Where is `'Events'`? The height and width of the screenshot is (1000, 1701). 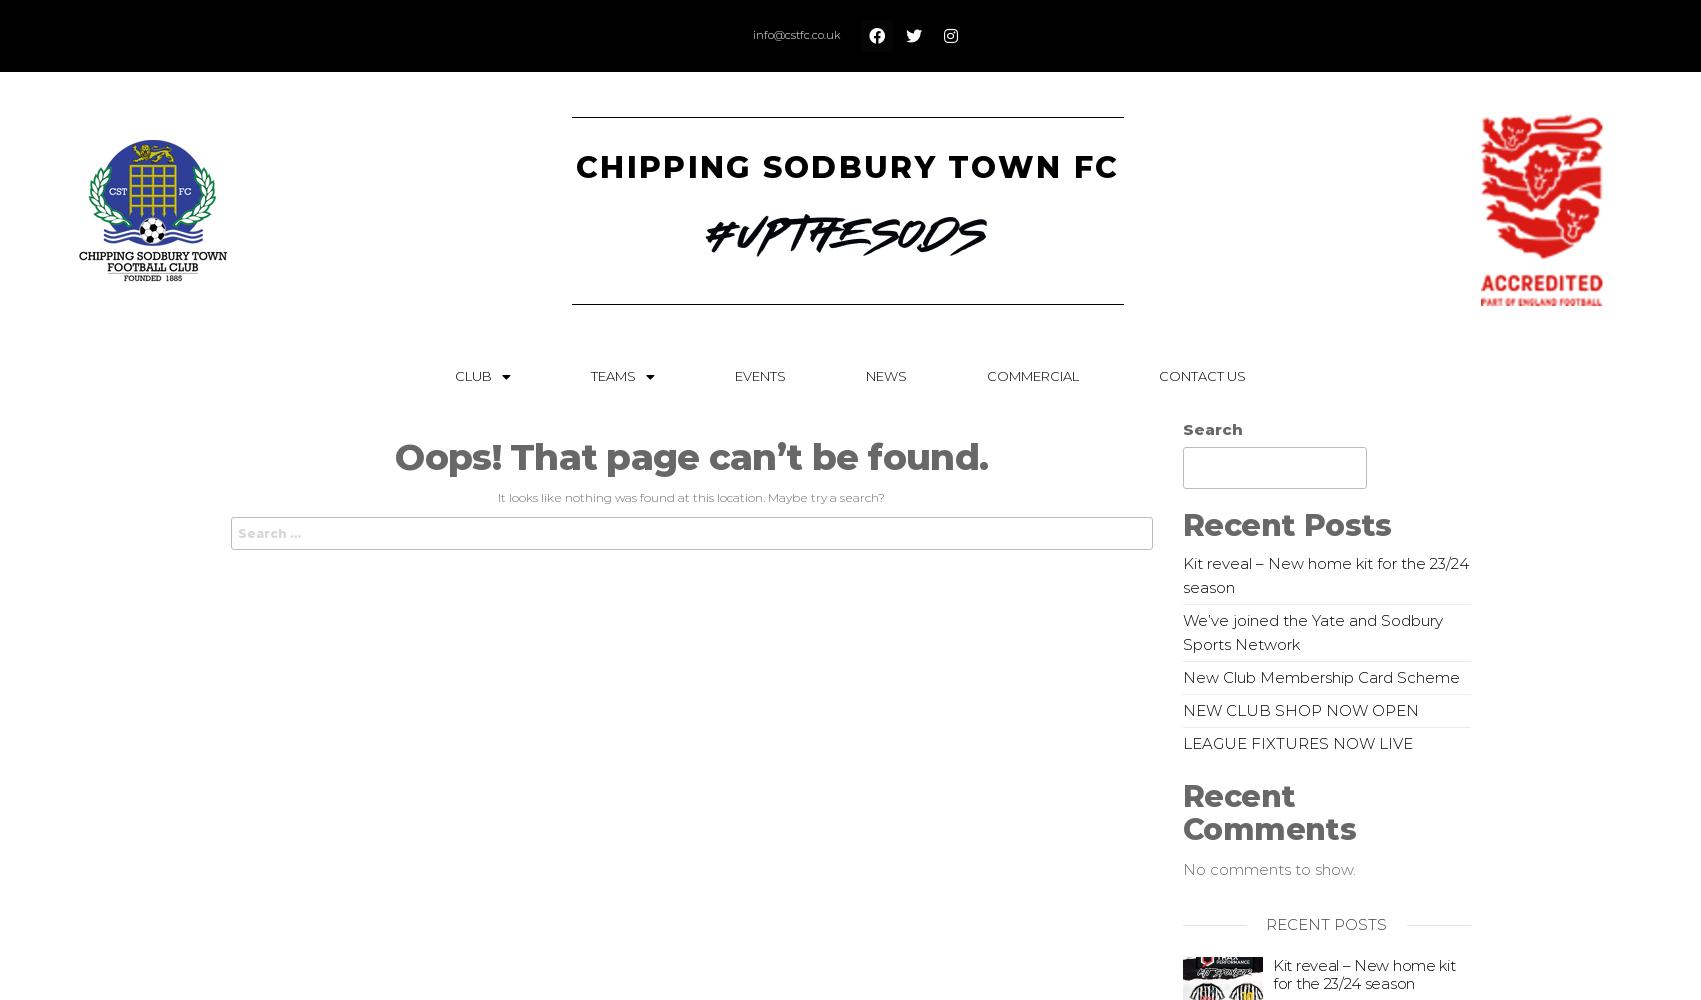
'Events' is located at coordinates (760, 376).